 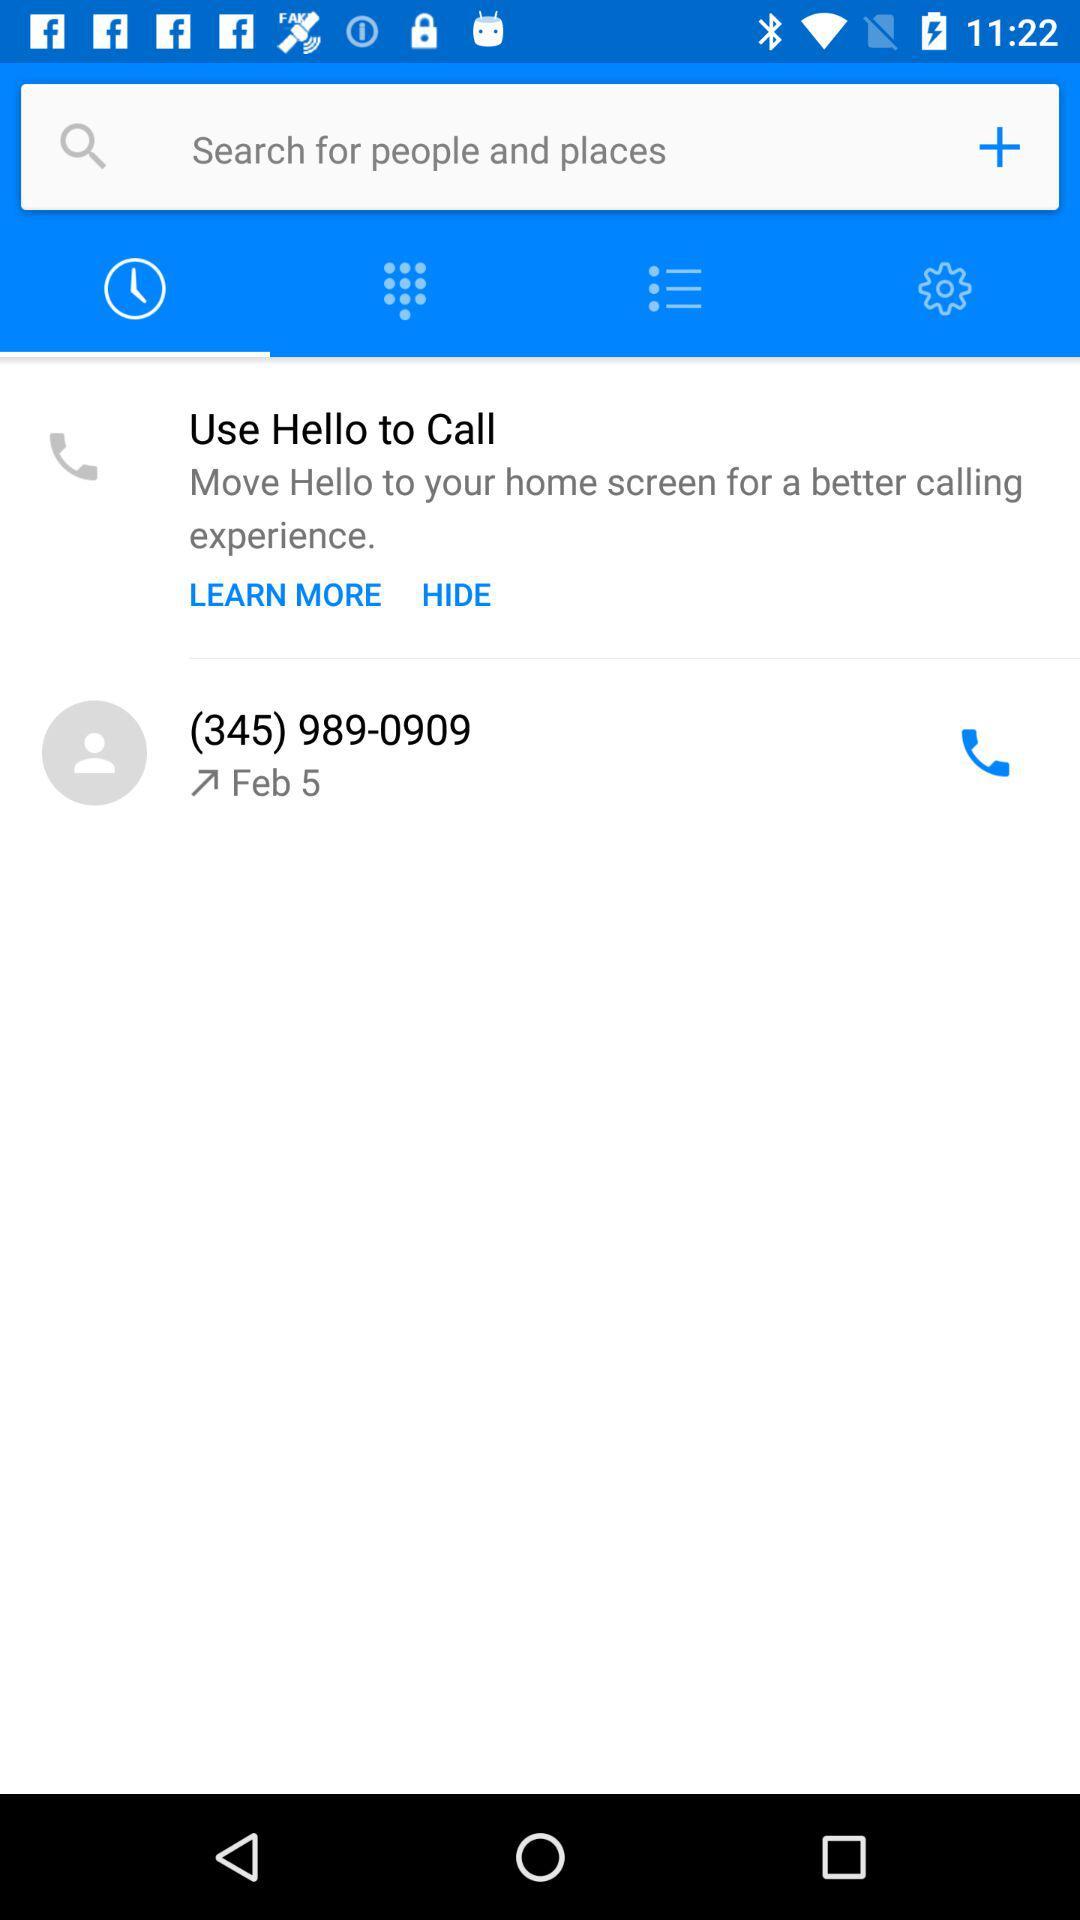 What do you see at coordinates (135, 288) in the screenshot?
I see `recent calls` at bounding box center [135, 288].